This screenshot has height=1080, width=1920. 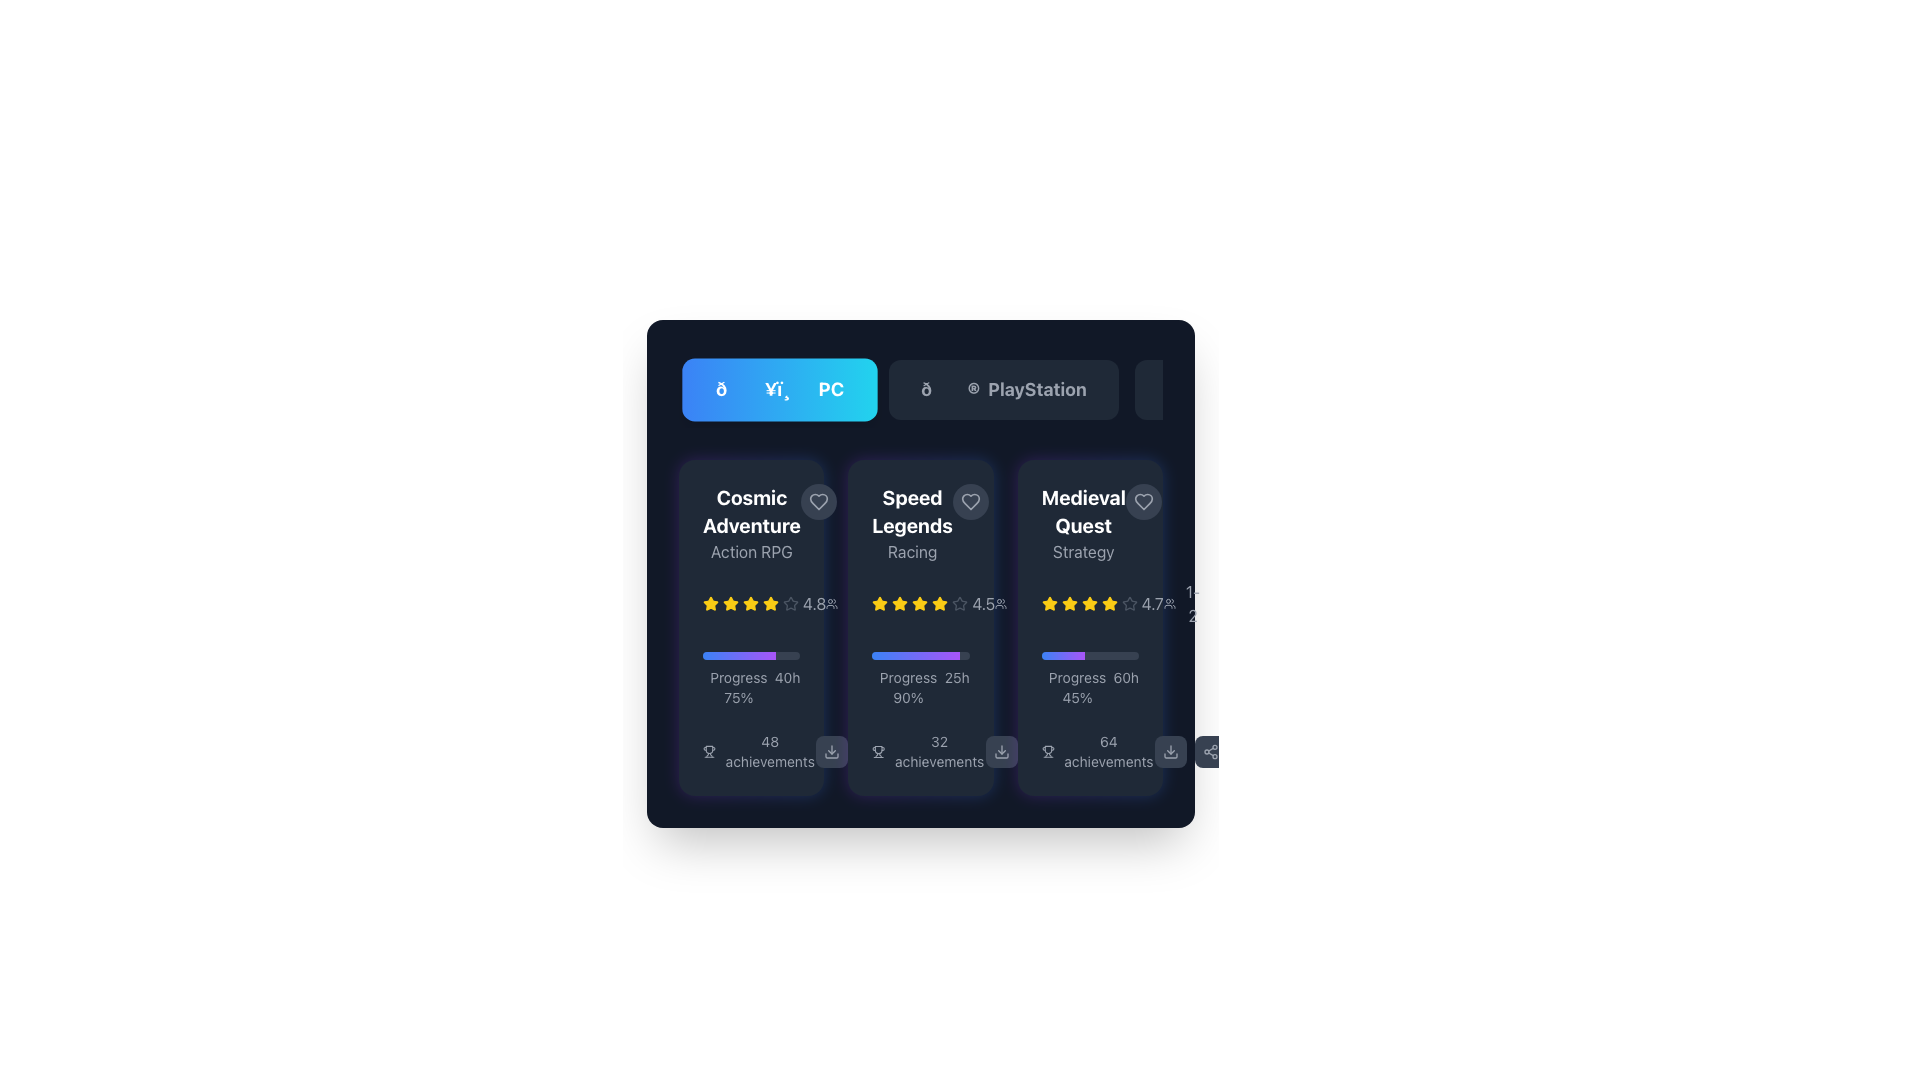 I want to click on the yellow rating star icon used for rating in the row of rating stars for the 'Speed Legends' game, so click(x=880, y=602).